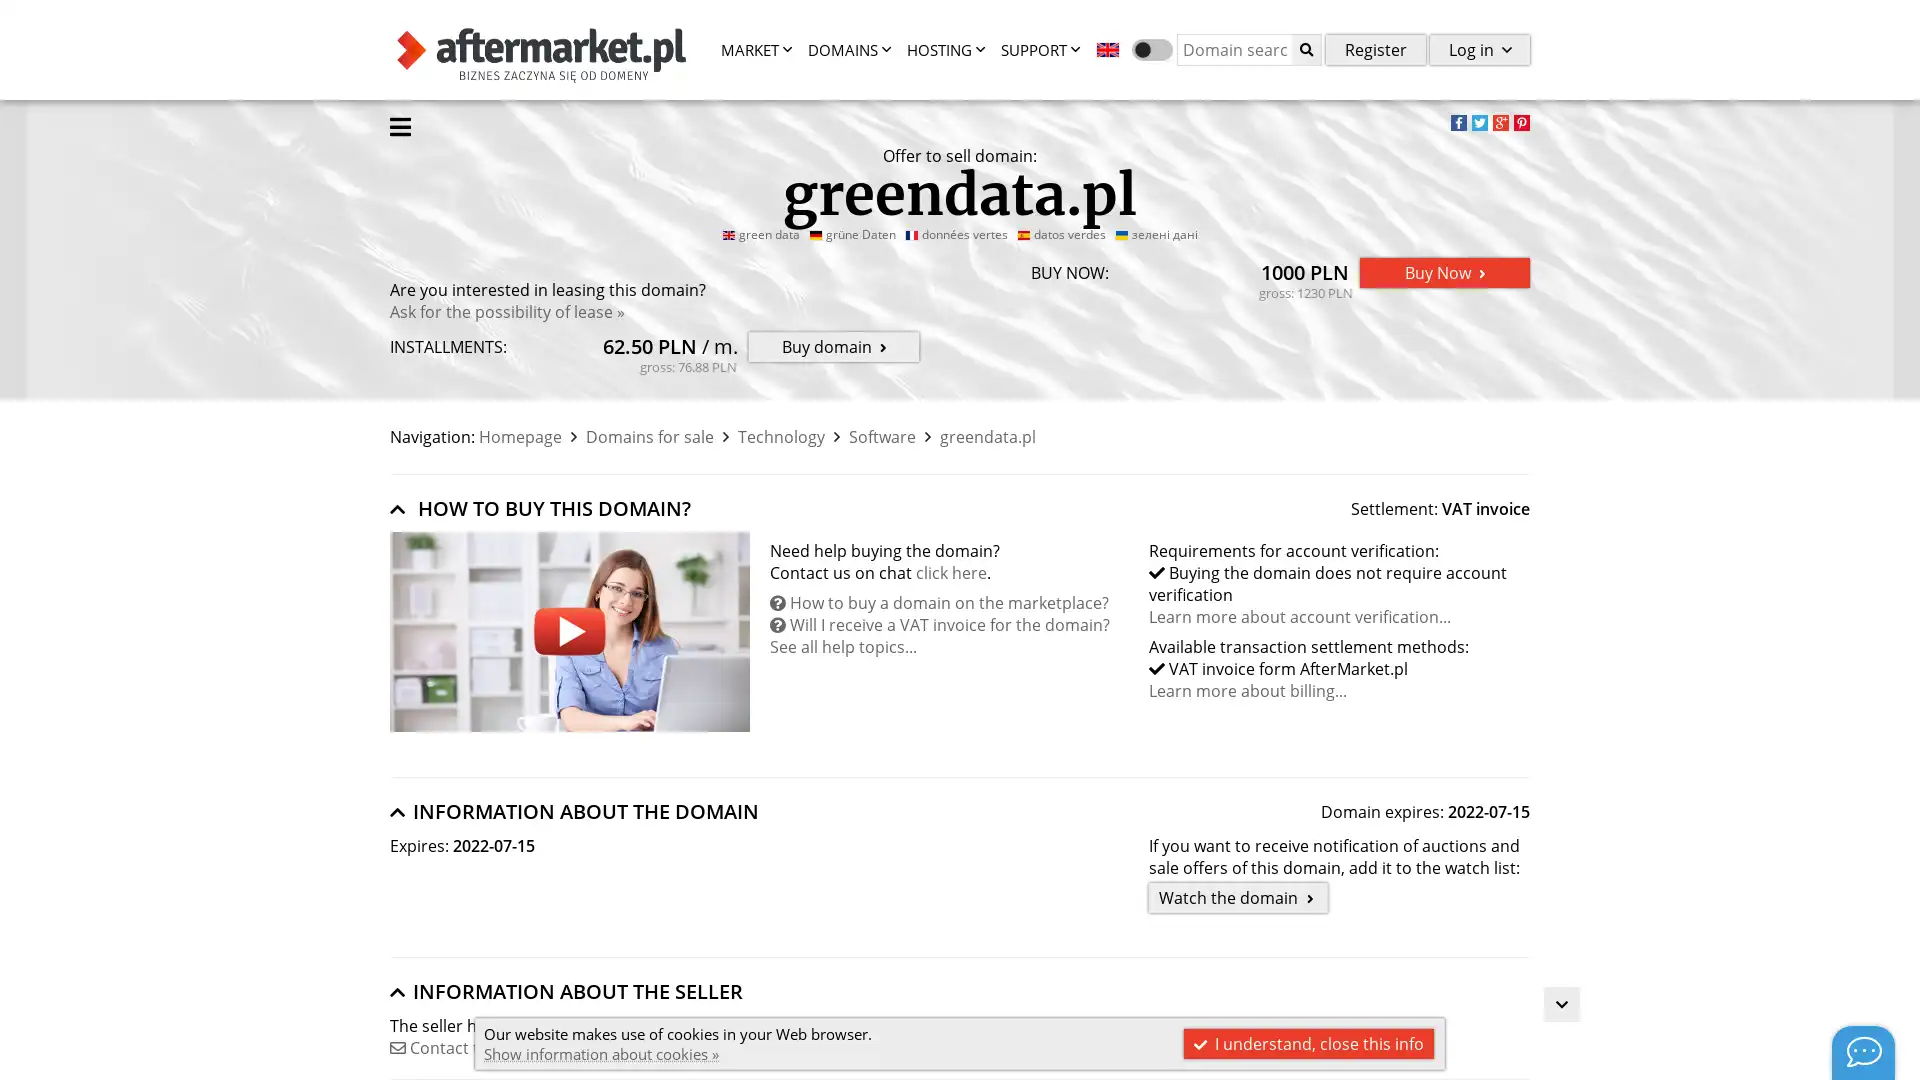 The height and width of the screenshot is (1080, 1920). Describe the element at coordinates (1237, 897) in the screenshot. I see `Watch the domain` at that location.